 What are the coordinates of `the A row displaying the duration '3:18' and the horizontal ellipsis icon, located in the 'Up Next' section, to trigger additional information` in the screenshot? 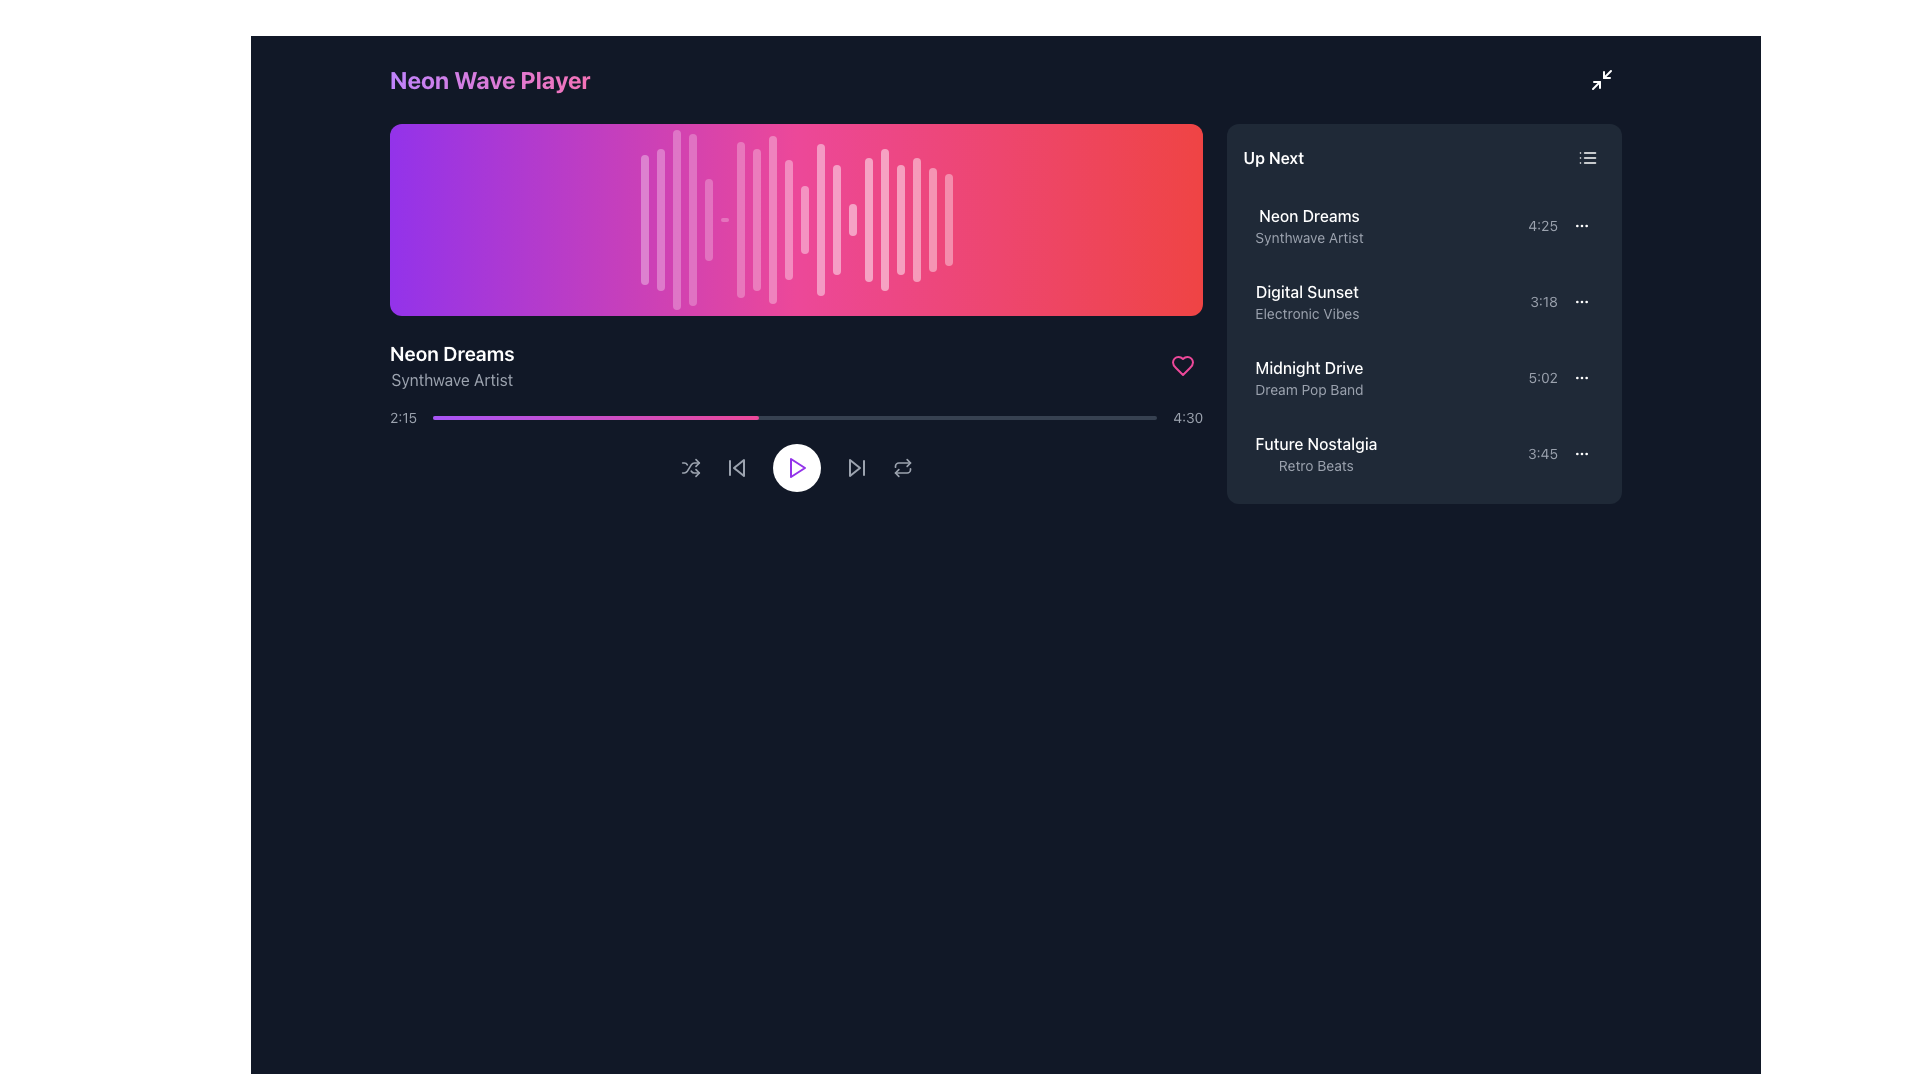 It's located at (1561, 301).